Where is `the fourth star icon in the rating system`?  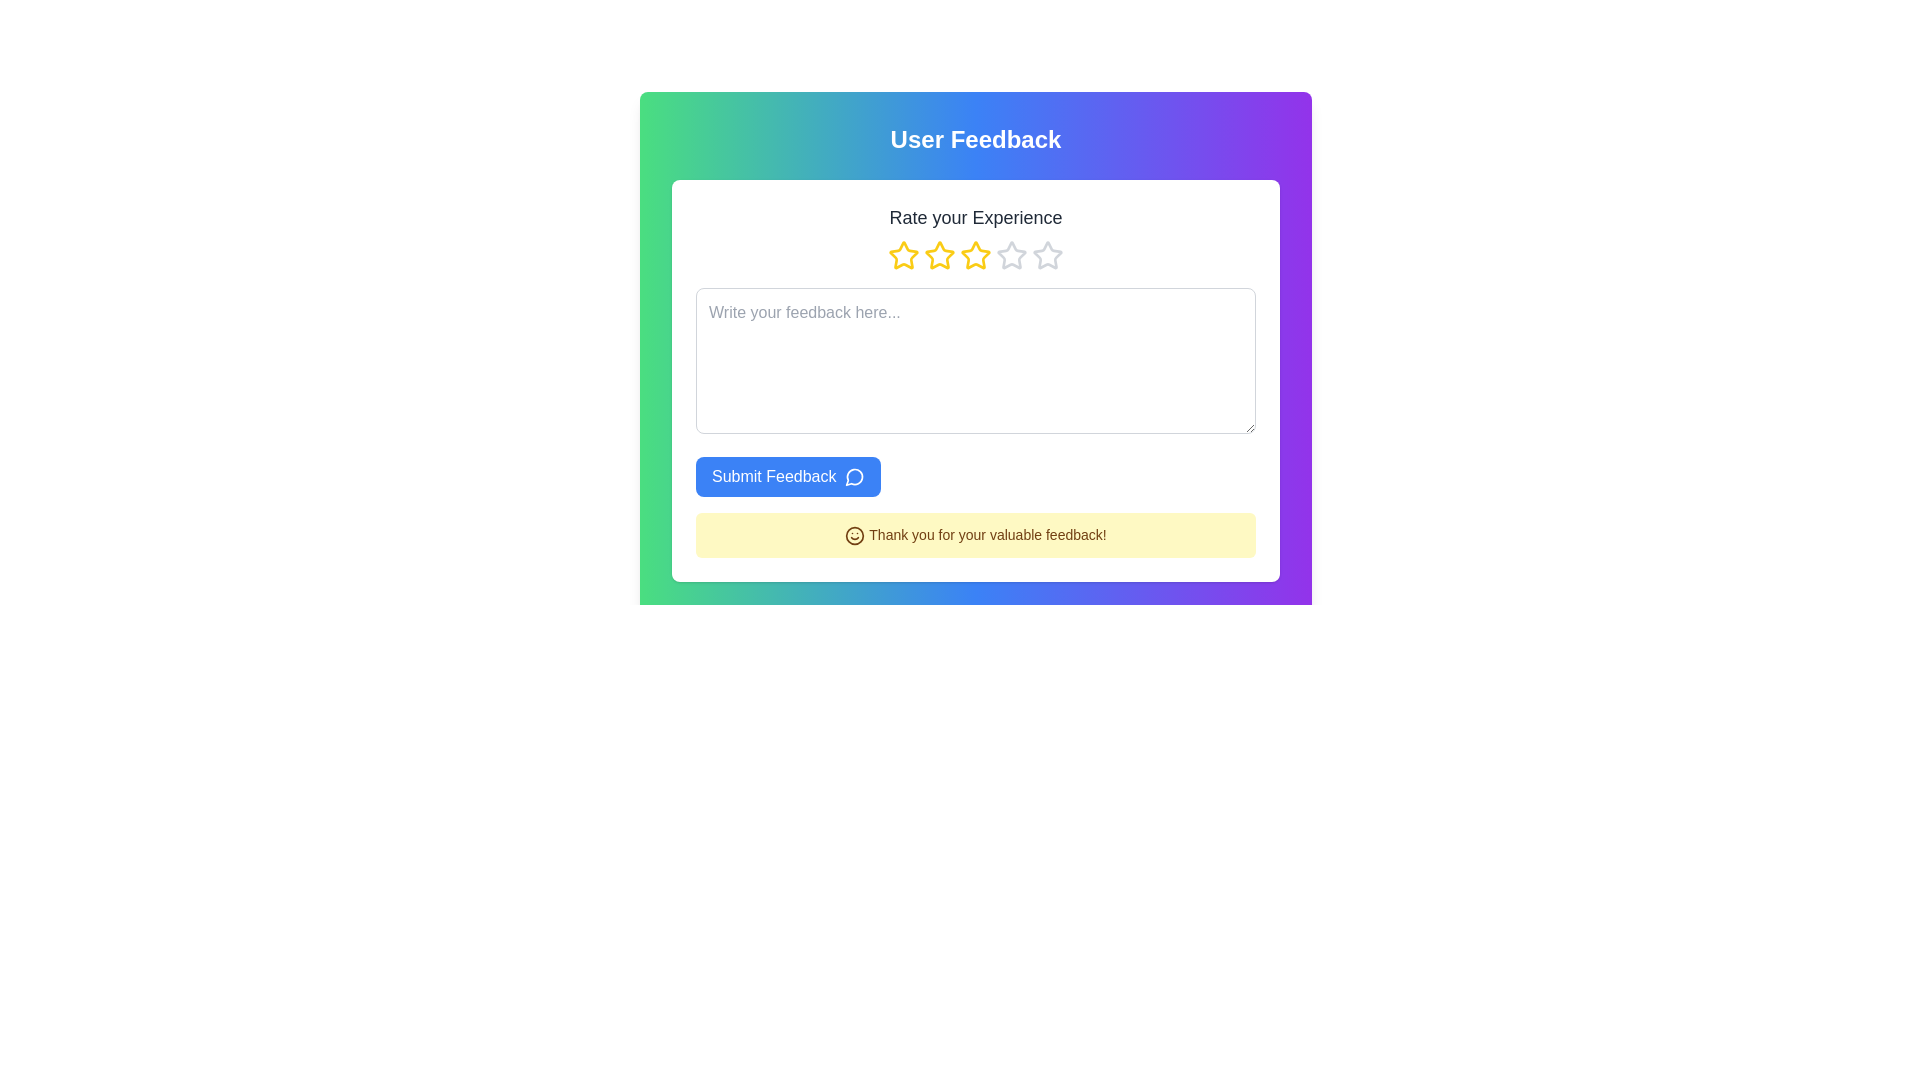
the fourth star icon in the rating system is located at coordinates (1012, 254).